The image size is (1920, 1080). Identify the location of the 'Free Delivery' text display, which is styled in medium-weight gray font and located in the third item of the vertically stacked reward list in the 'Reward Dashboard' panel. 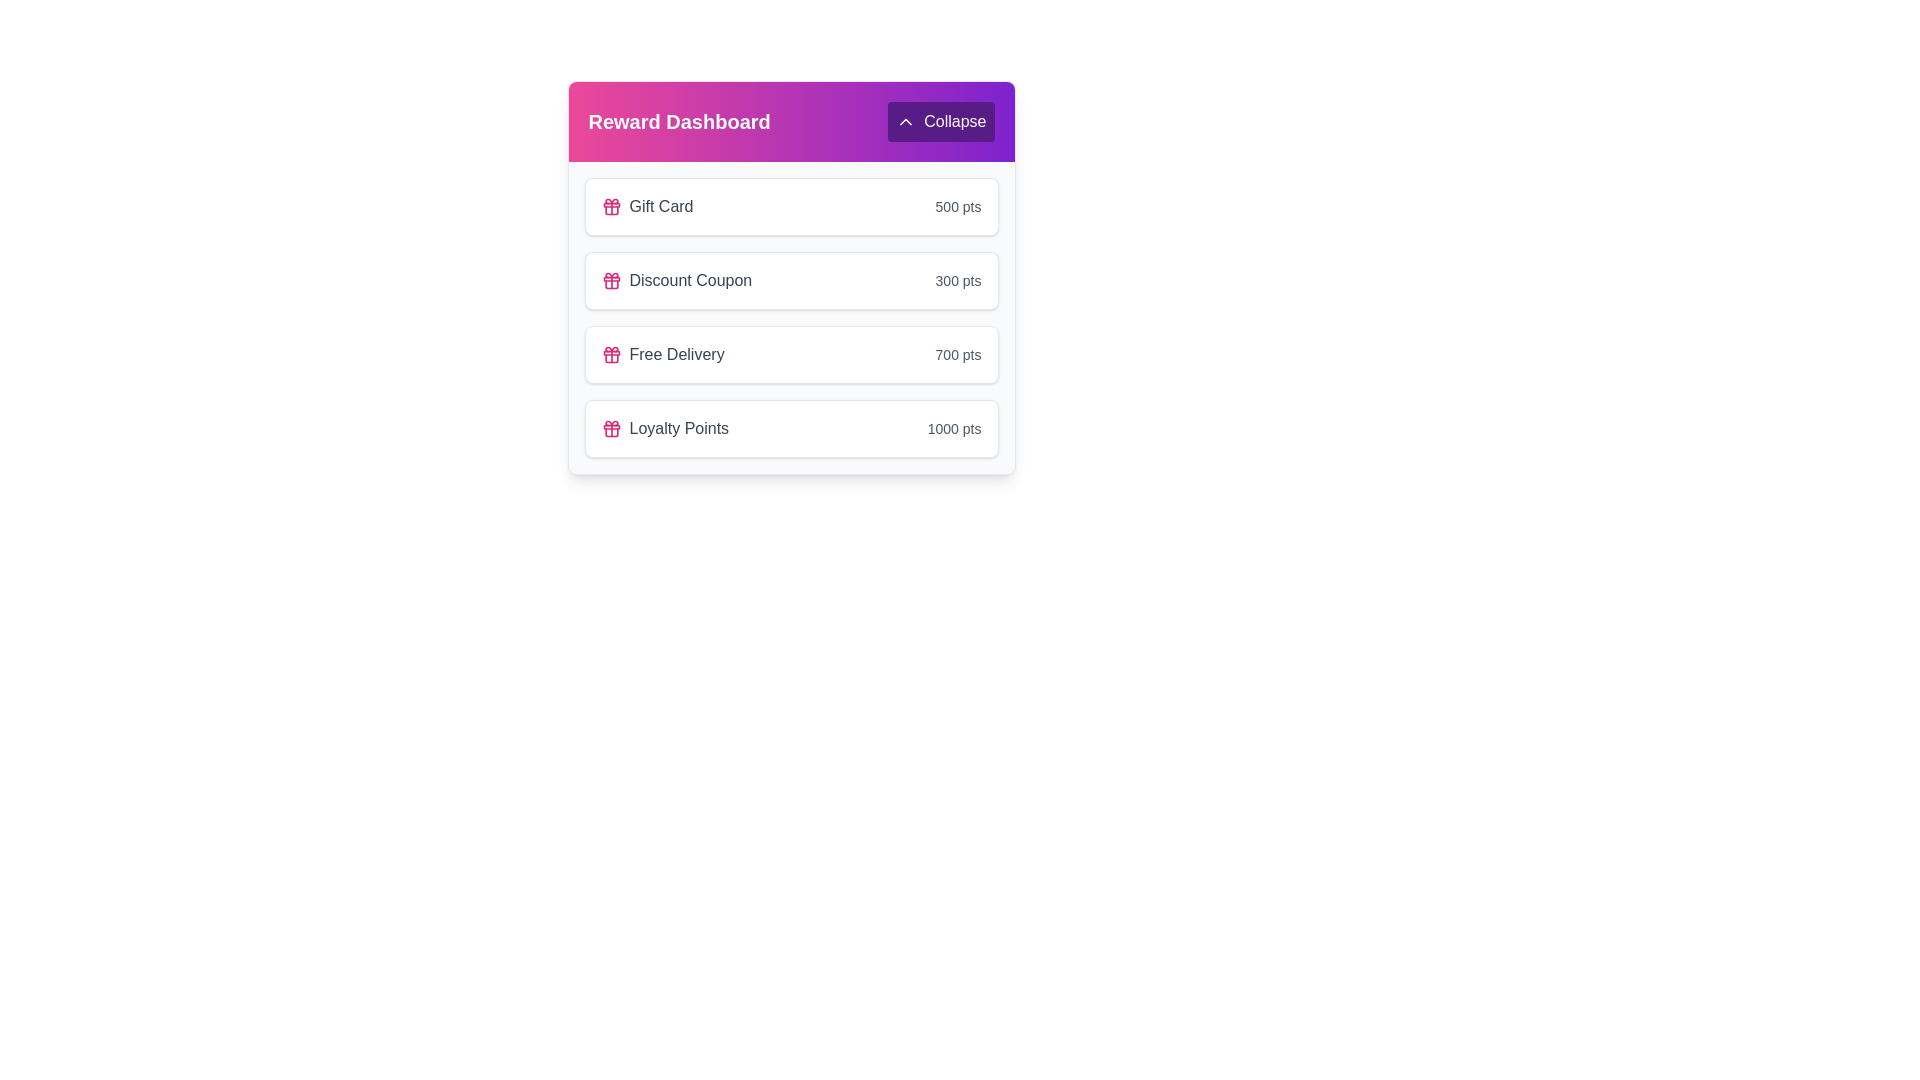
(676, 353).